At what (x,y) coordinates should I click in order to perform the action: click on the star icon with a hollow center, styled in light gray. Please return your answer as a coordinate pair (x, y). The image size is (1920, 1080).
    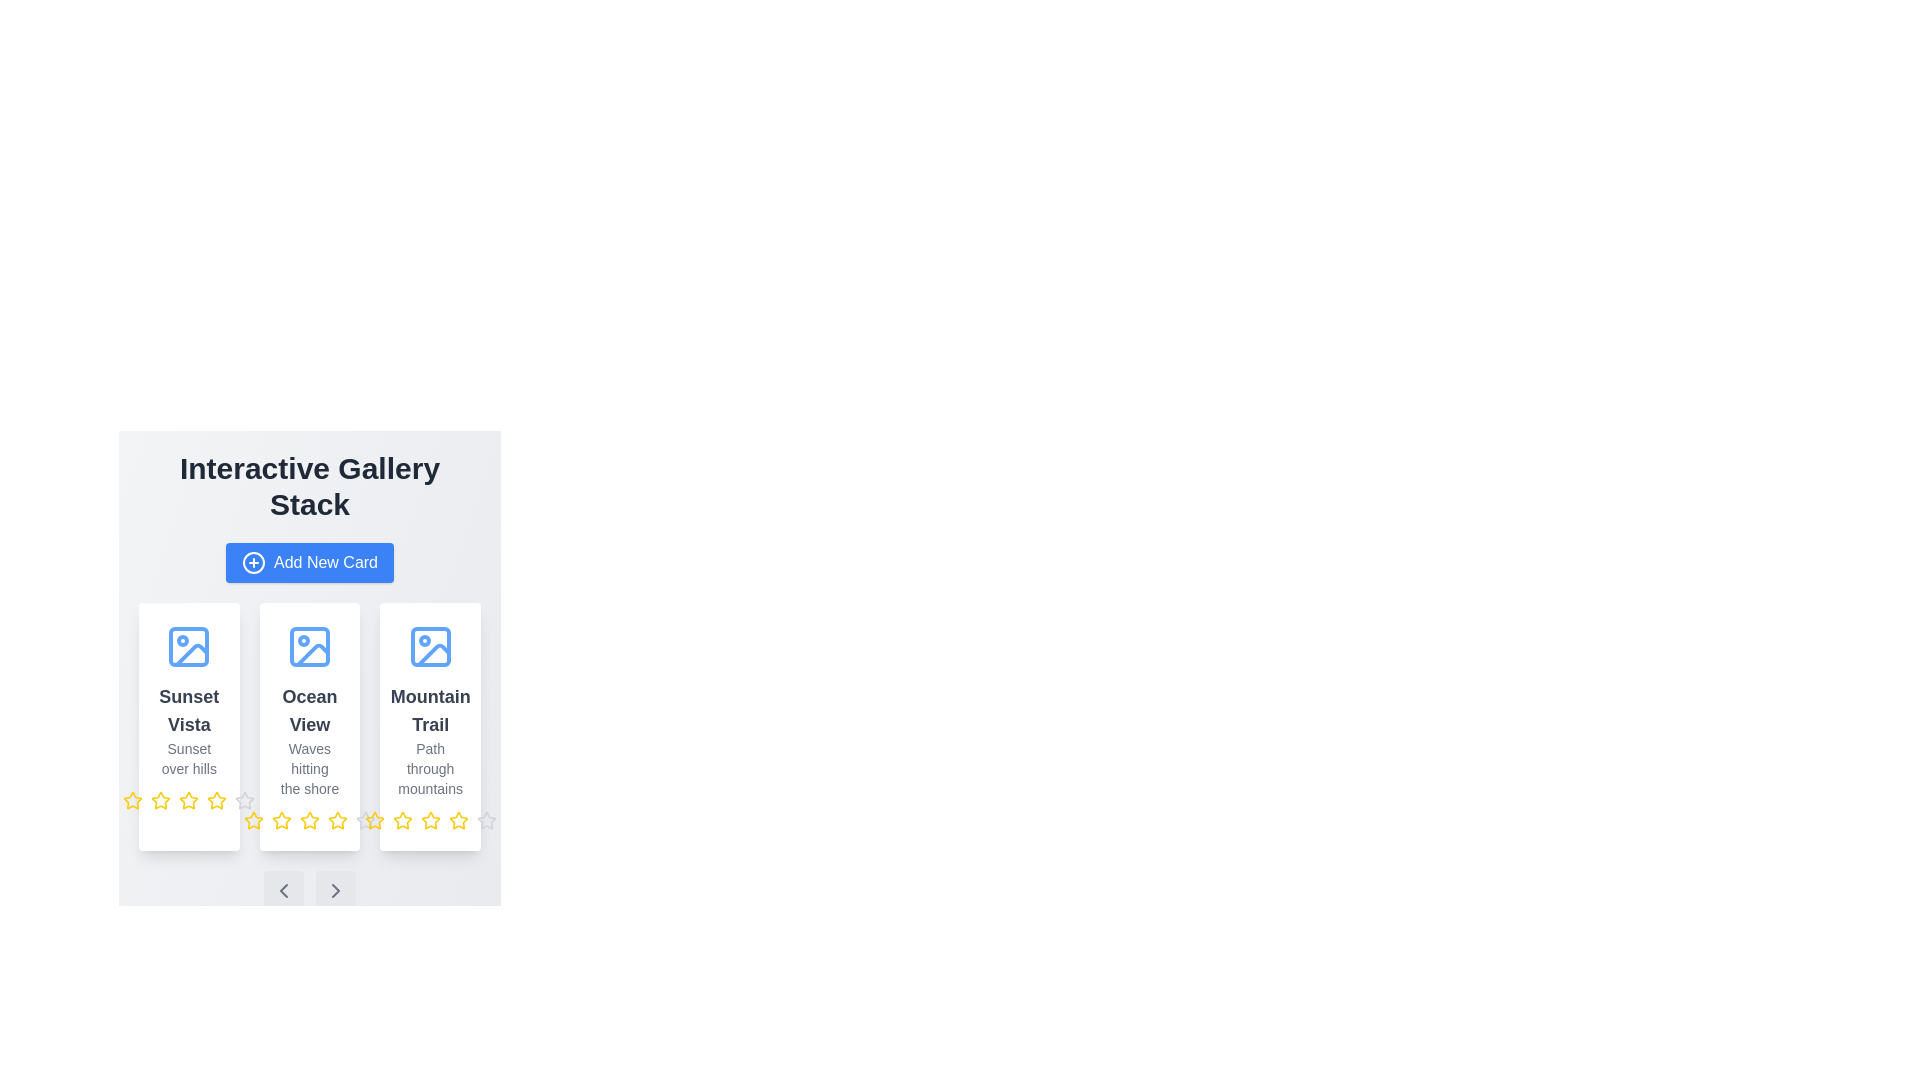
    Looking at the image, I should click on (486, 821).